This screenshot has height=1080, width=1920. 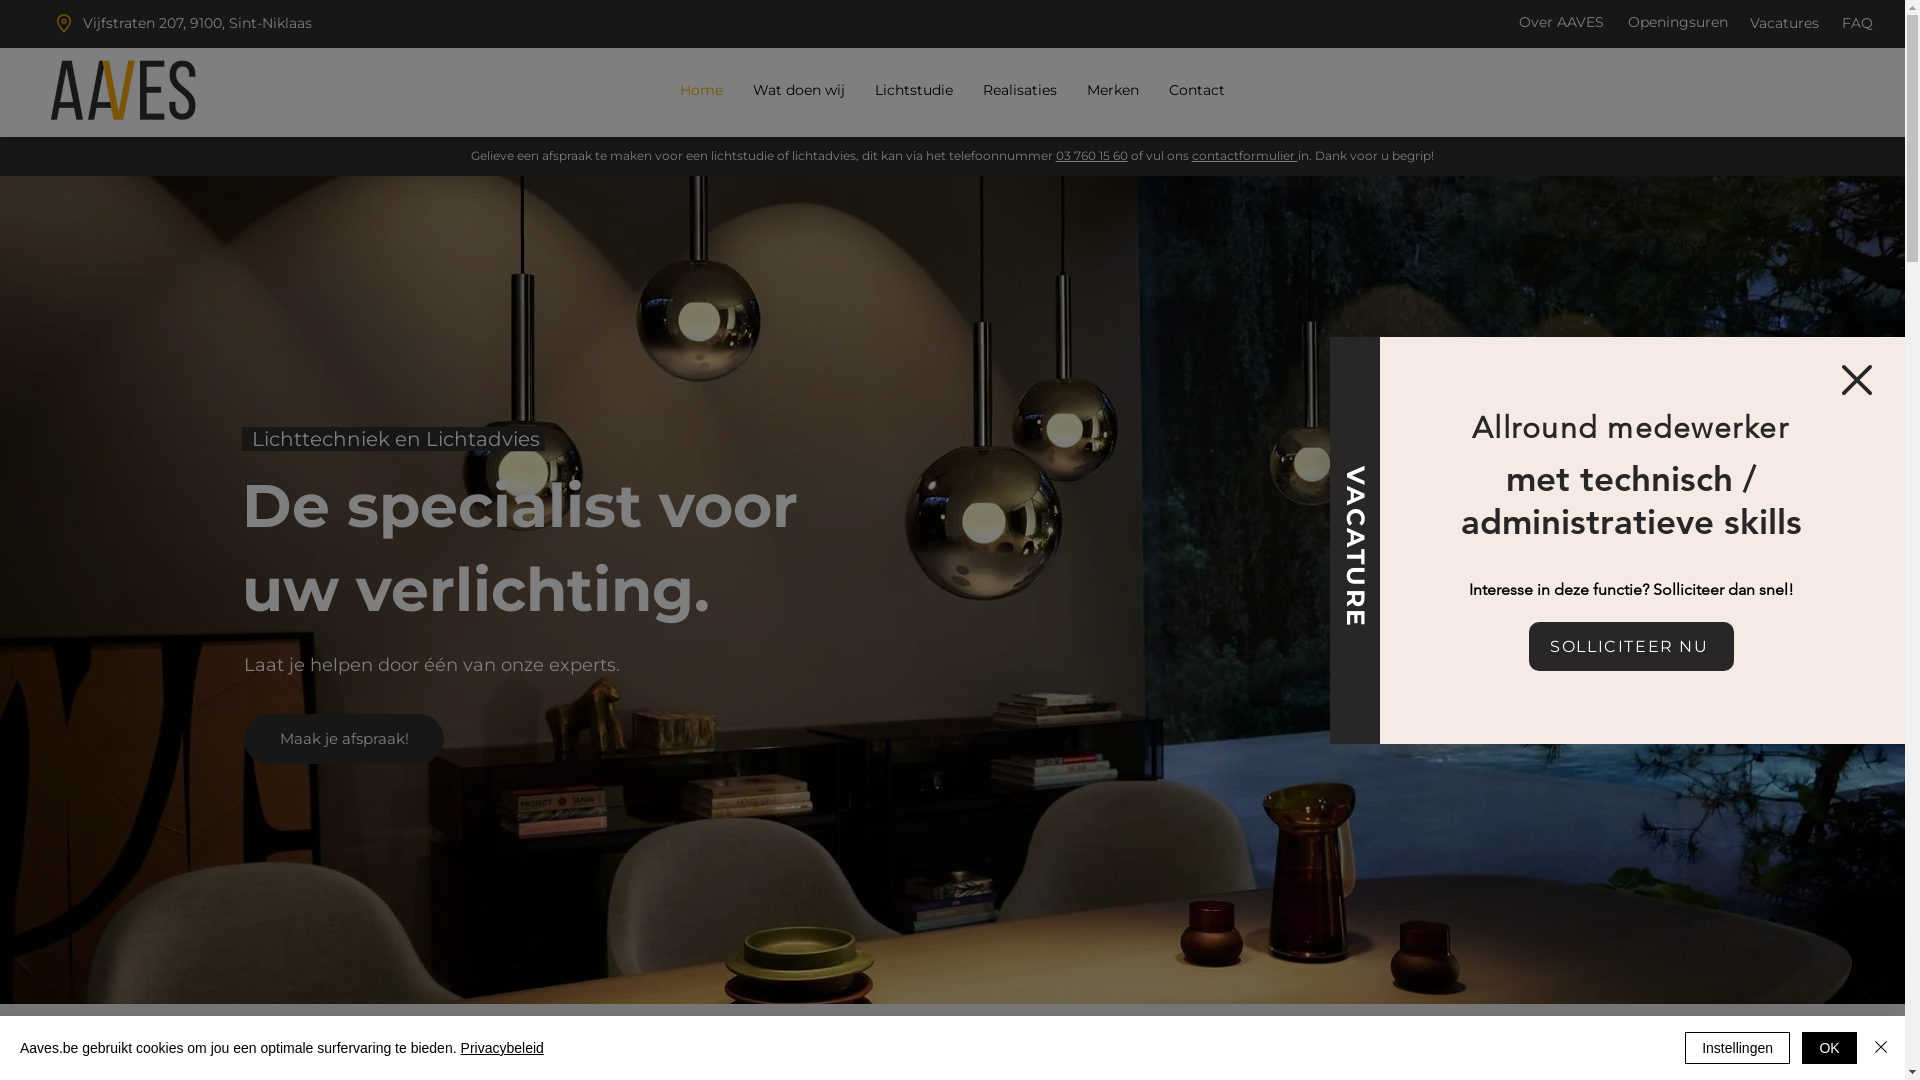 What do you see at coordinates (1196, 90) in the screenshot?
I see `'Contact'` at bounding box center [1196, 90].